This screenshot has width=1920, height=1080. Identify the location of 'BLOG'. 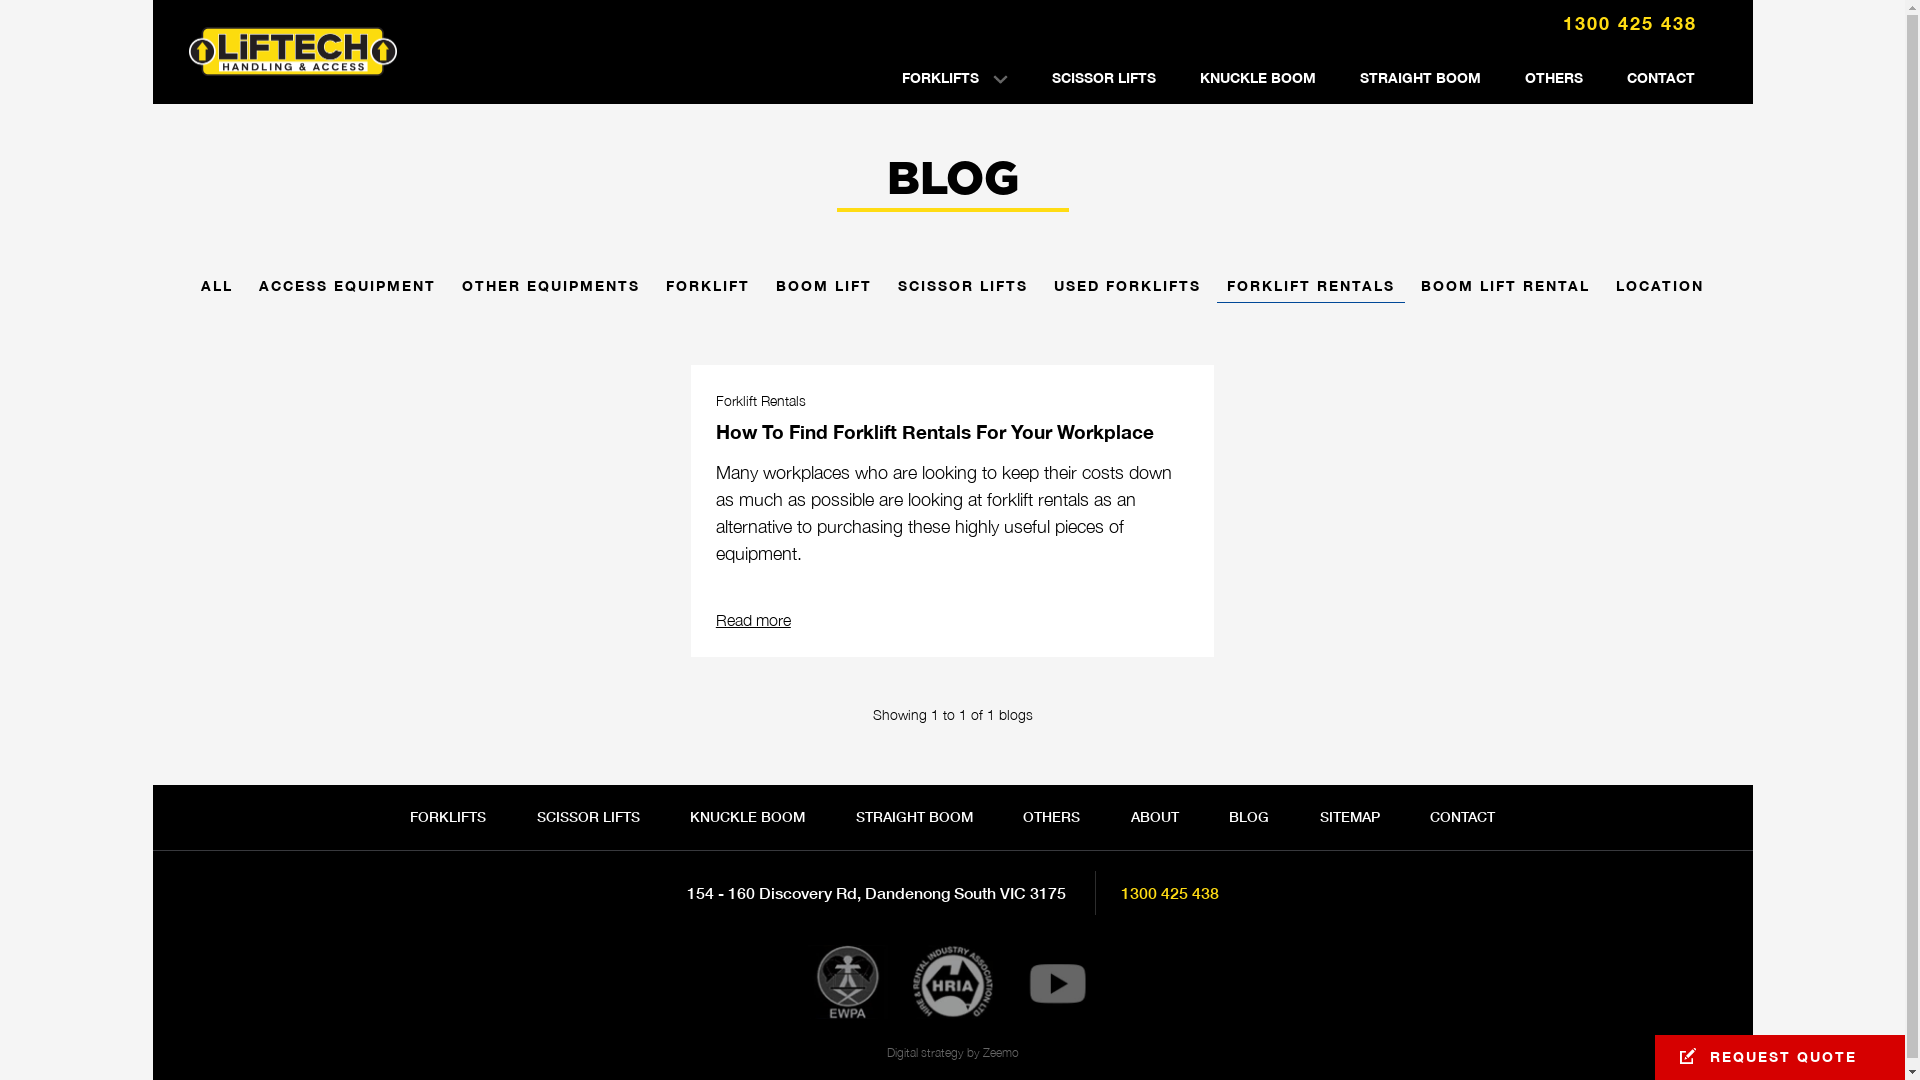
(1247, 817).